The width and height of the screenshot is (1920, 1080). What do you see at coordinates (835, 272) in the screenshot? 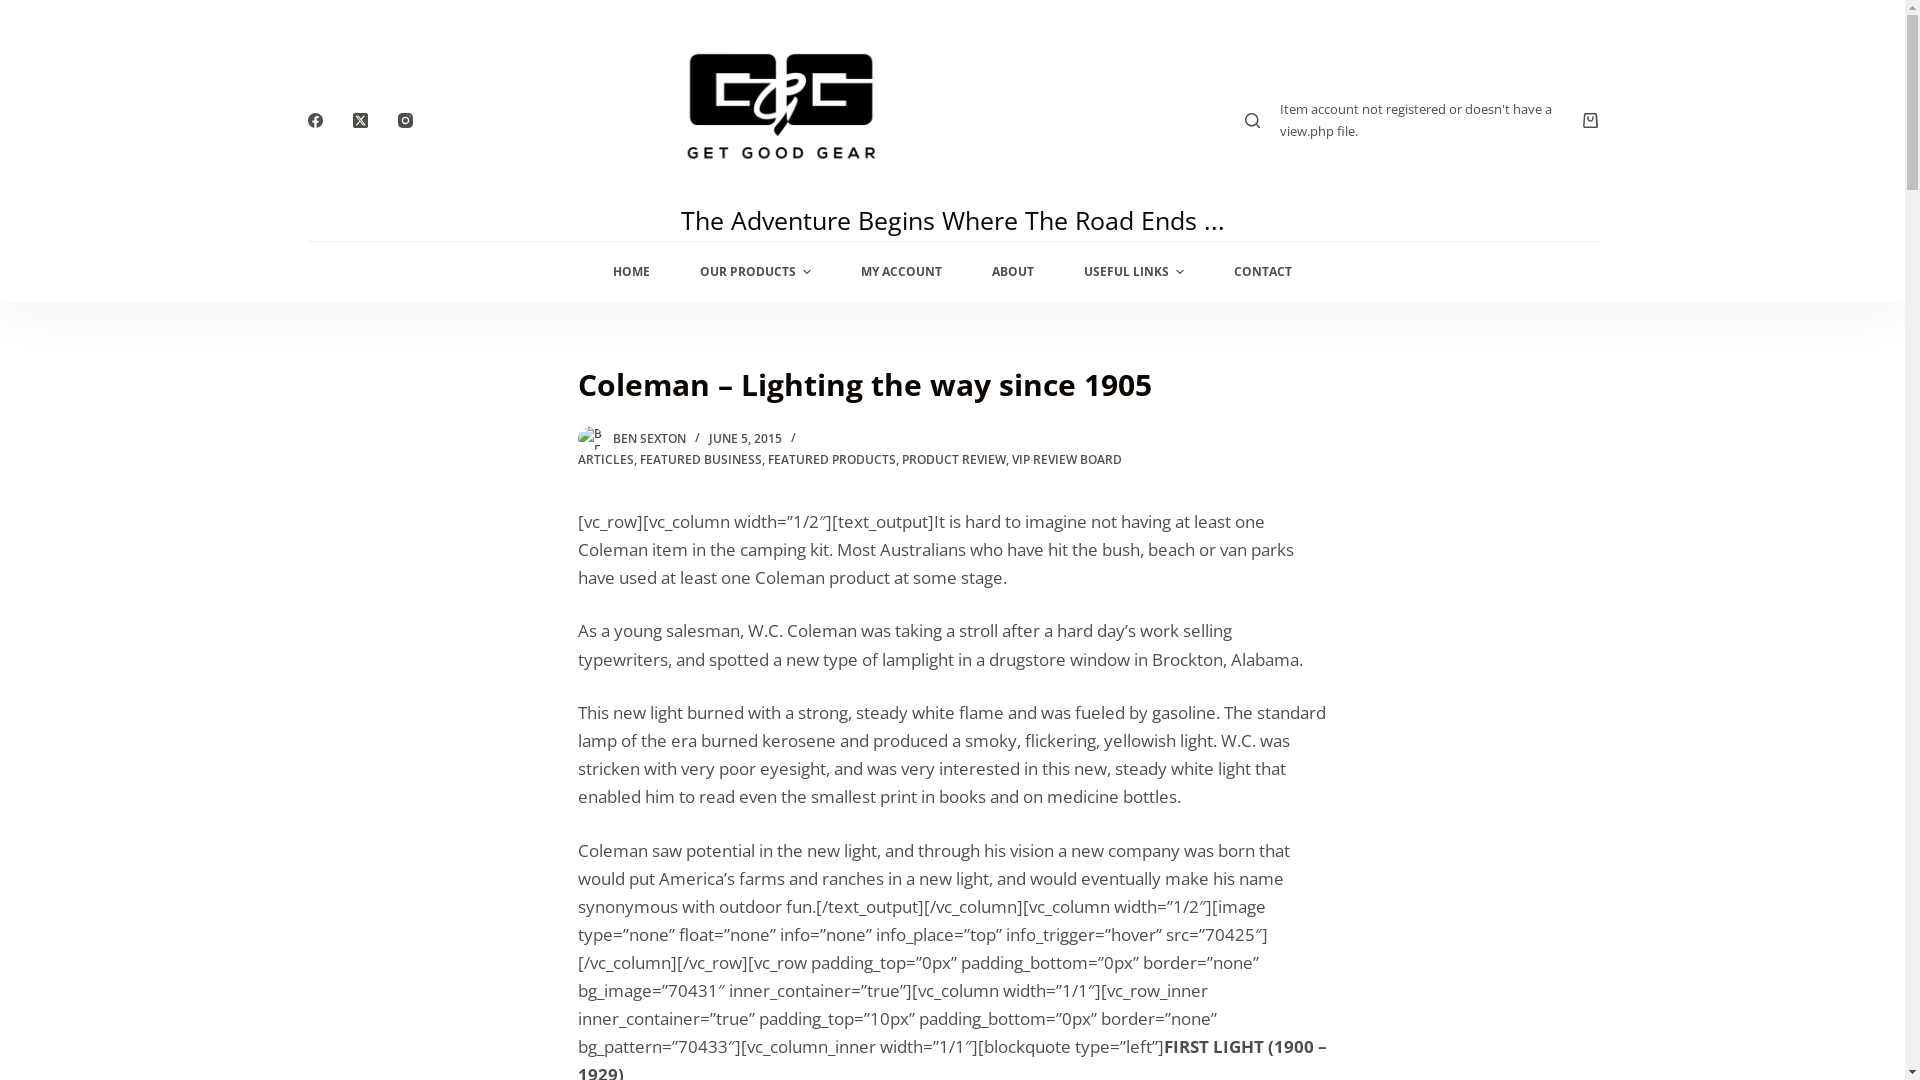
I see `'MY ACCOUNT'` at bounding box center [835, 272].